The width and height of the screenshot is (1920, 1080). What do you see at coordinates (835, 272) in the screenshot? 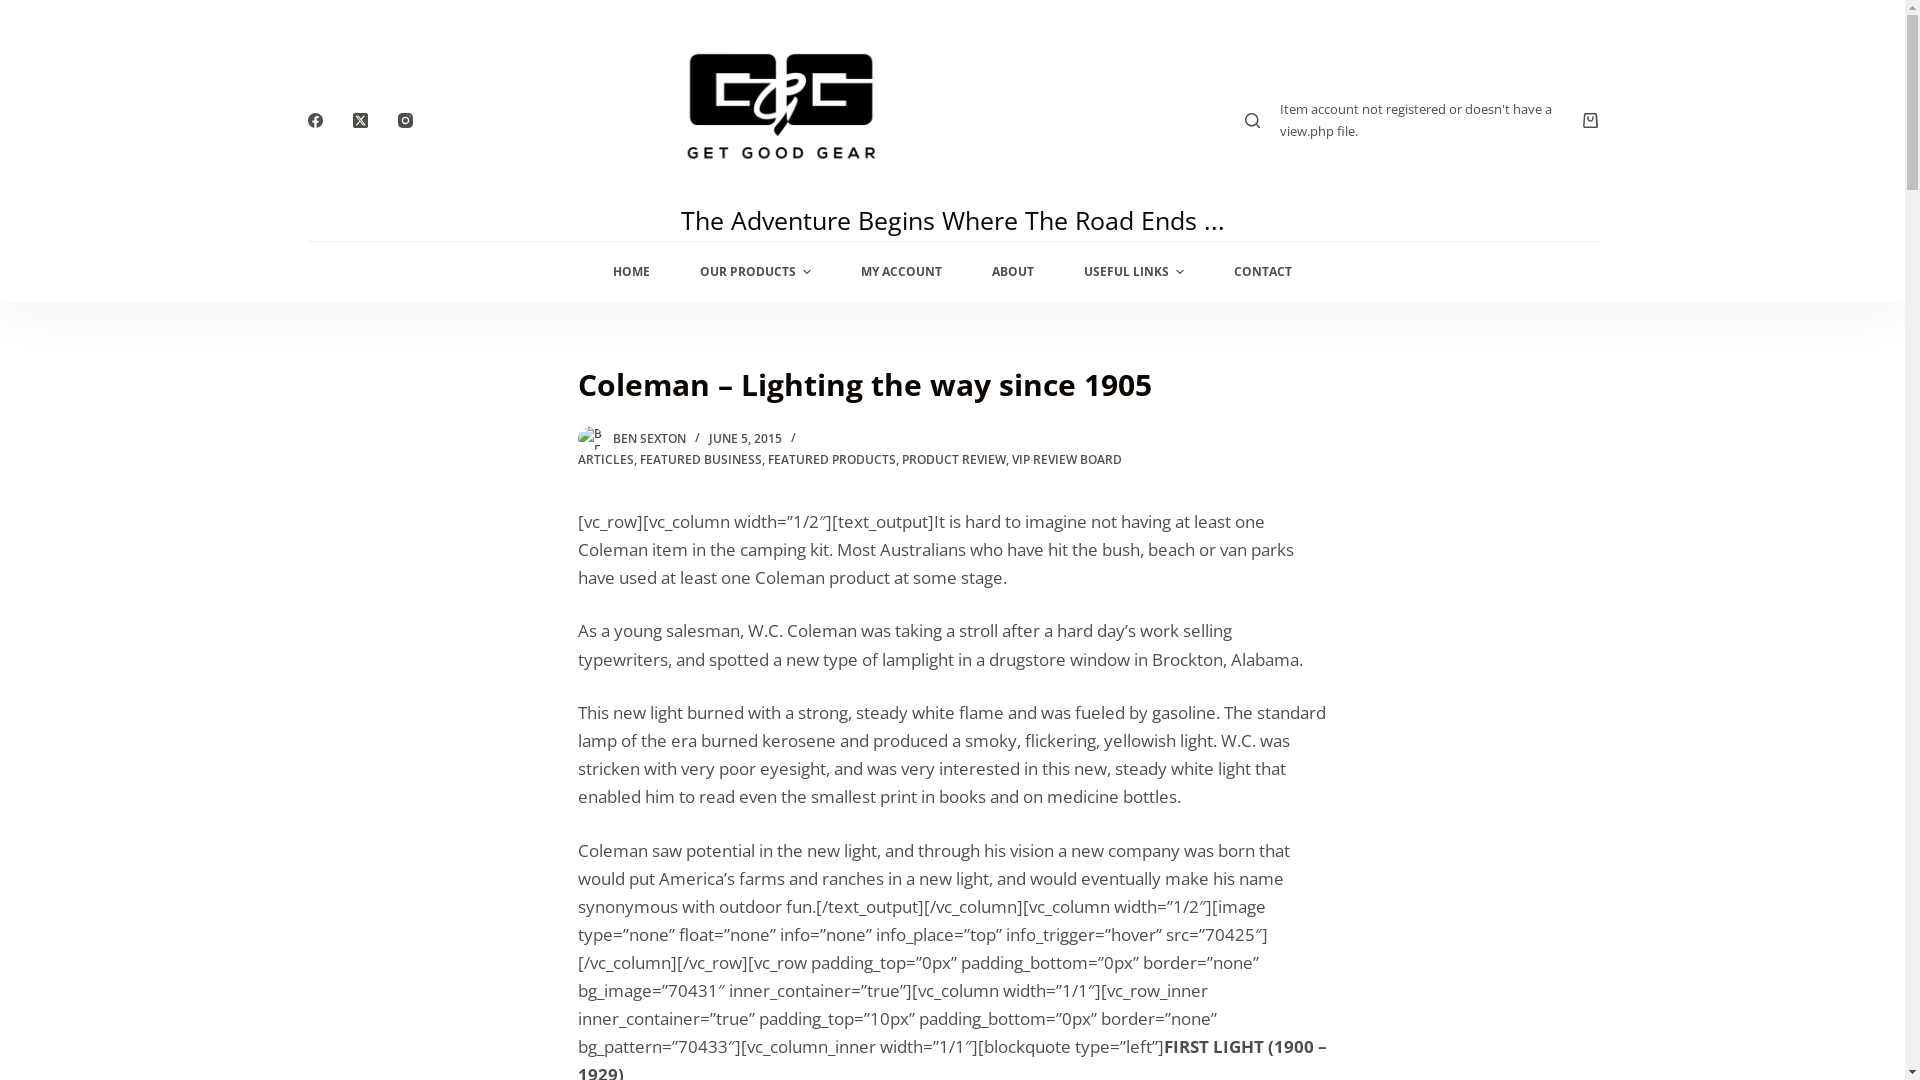
I see `'MY ACCOUNT'` at bounding box center [835, 272].